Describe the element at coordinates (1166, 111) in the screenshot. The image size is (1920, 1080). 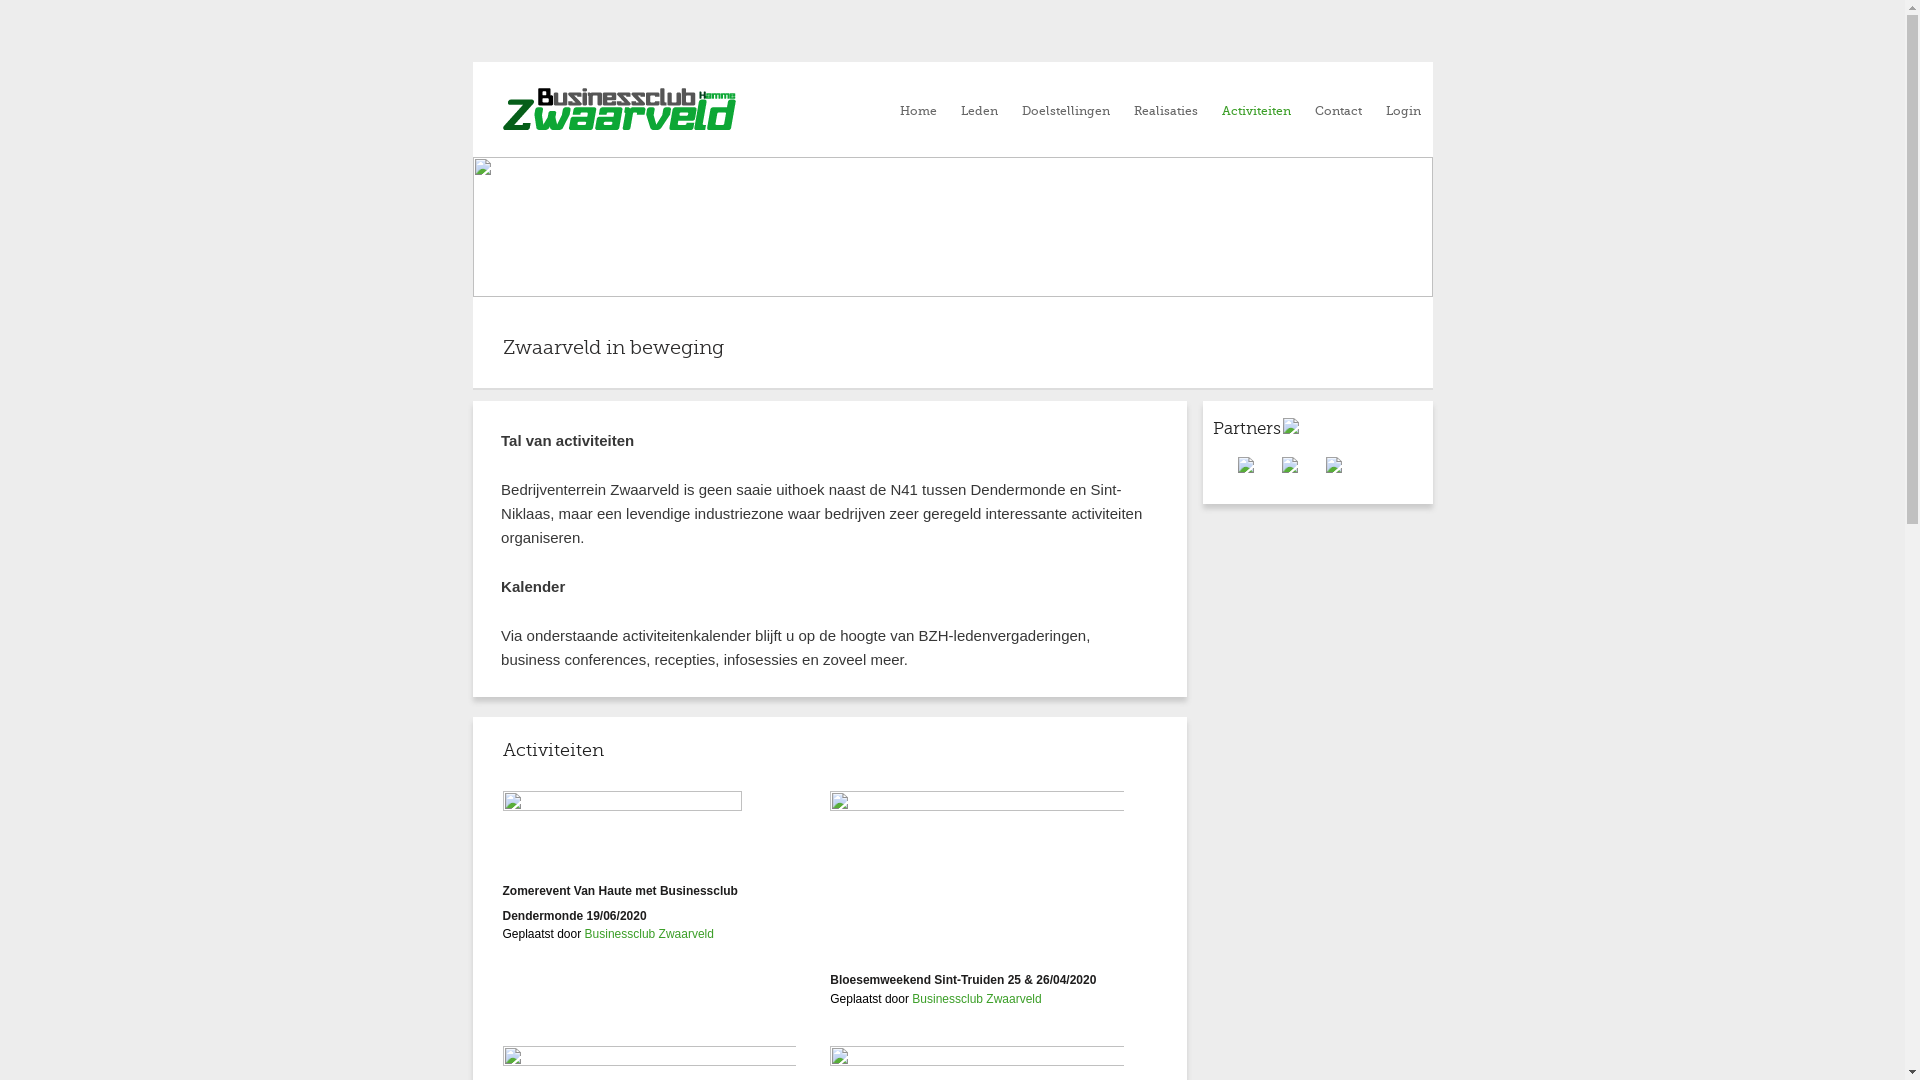
I see `'Realisaties'` at that location.